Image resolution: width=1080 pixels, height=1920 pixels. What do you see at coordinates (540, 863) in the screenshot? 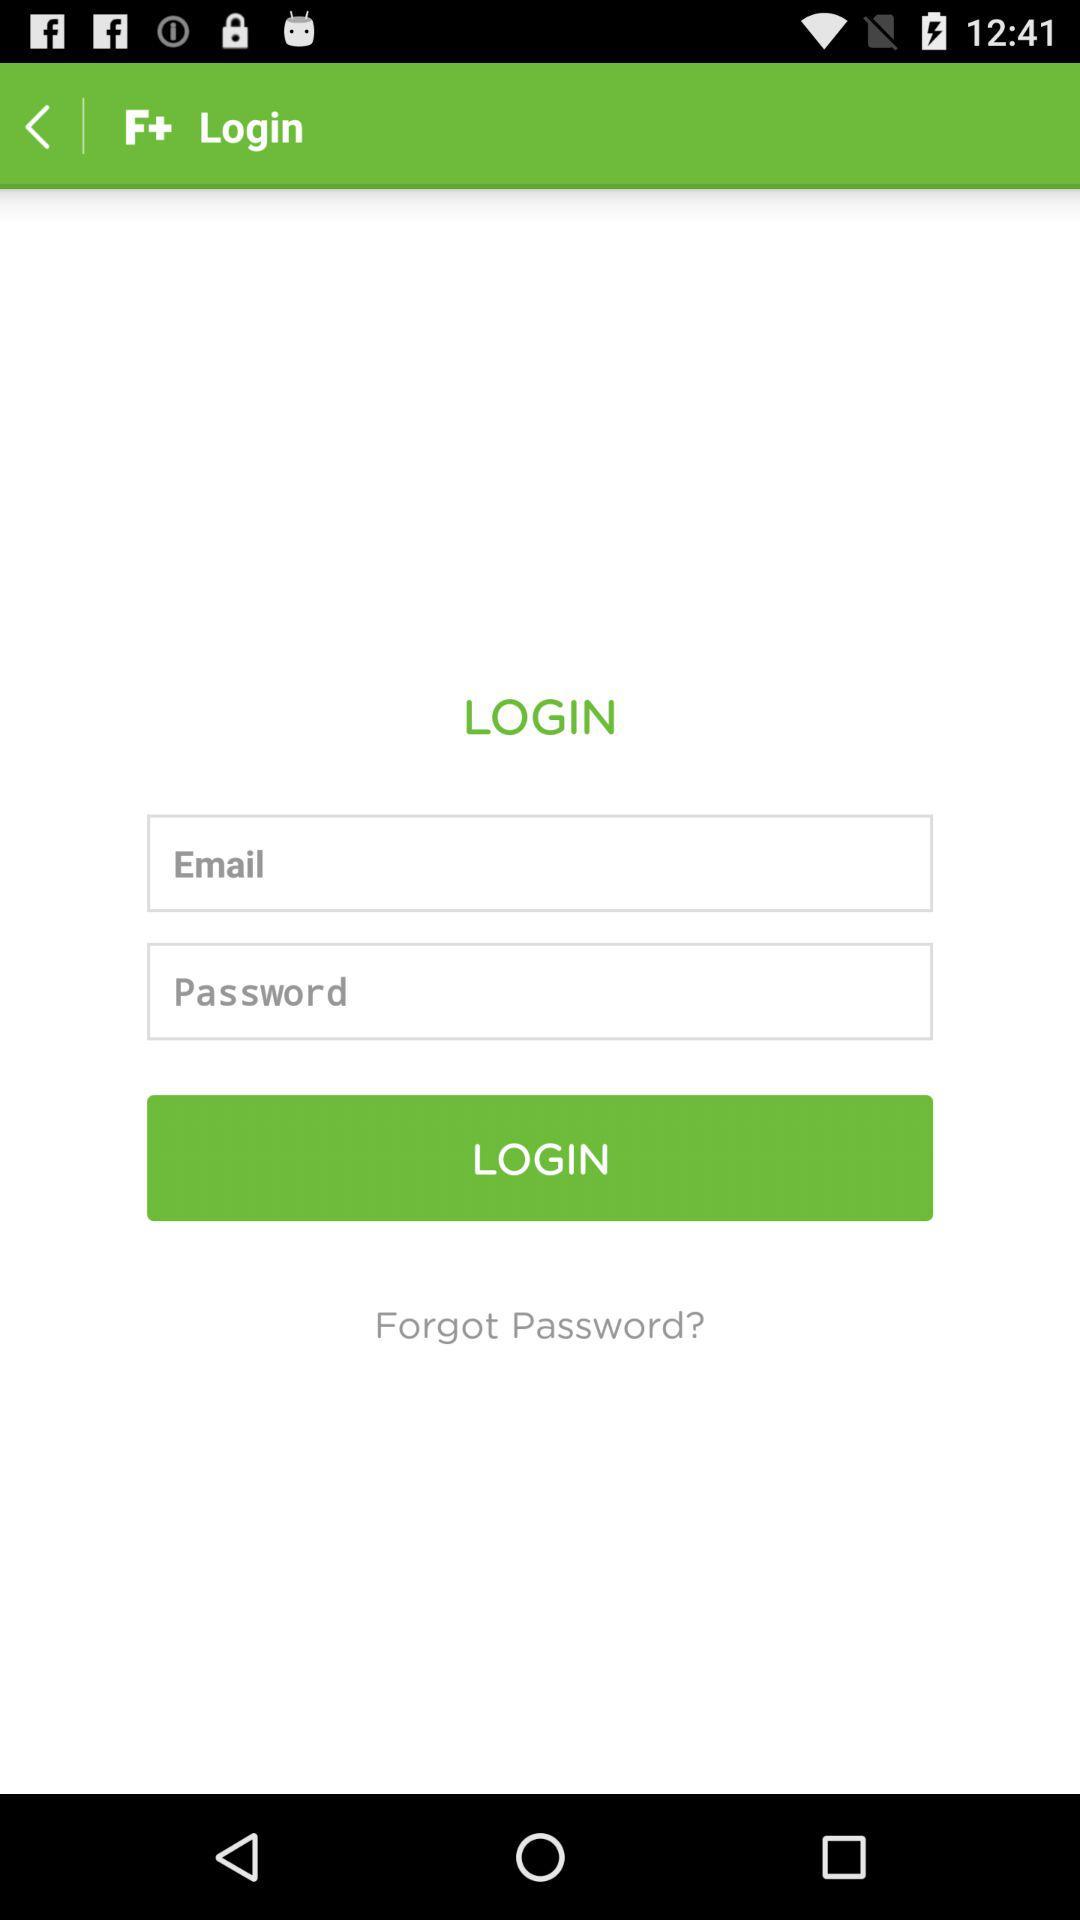
I see `the email` at bounding box center [540, 863].